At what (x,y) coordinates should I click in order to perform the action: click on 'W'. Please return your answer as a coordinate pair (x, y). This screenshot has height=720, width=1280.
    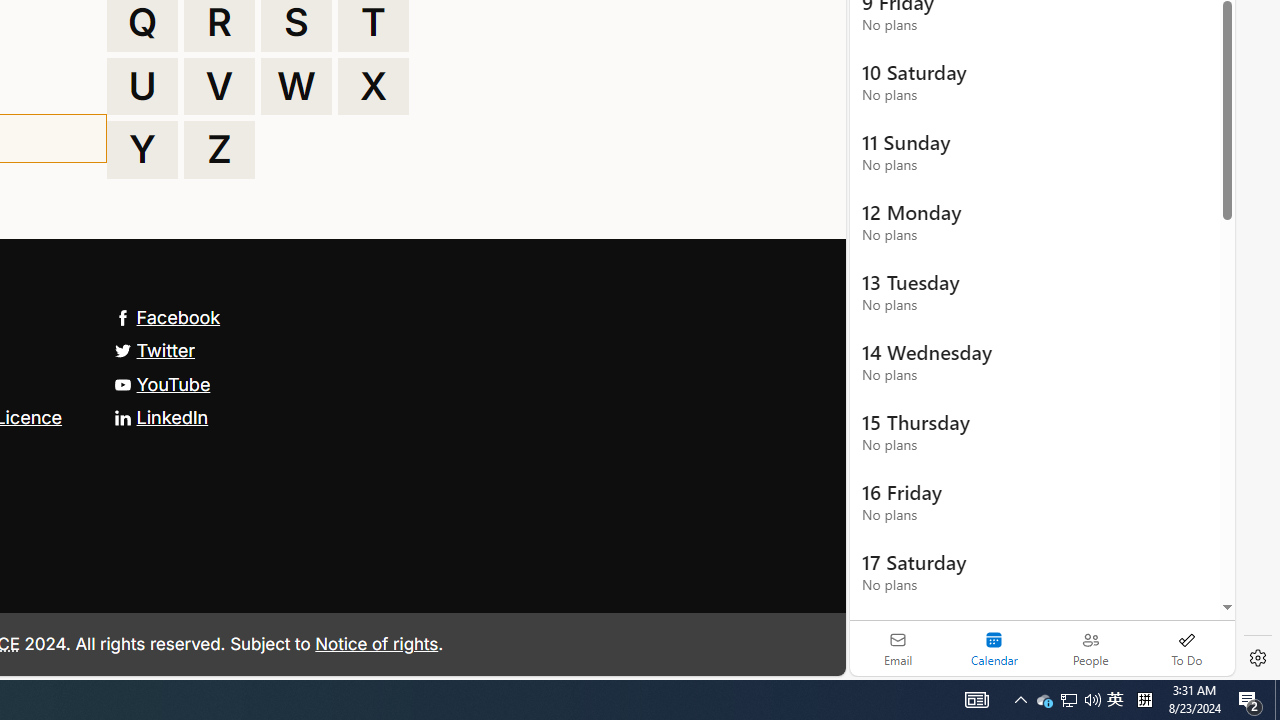
    Looking at the image, I should click on (295, 85).